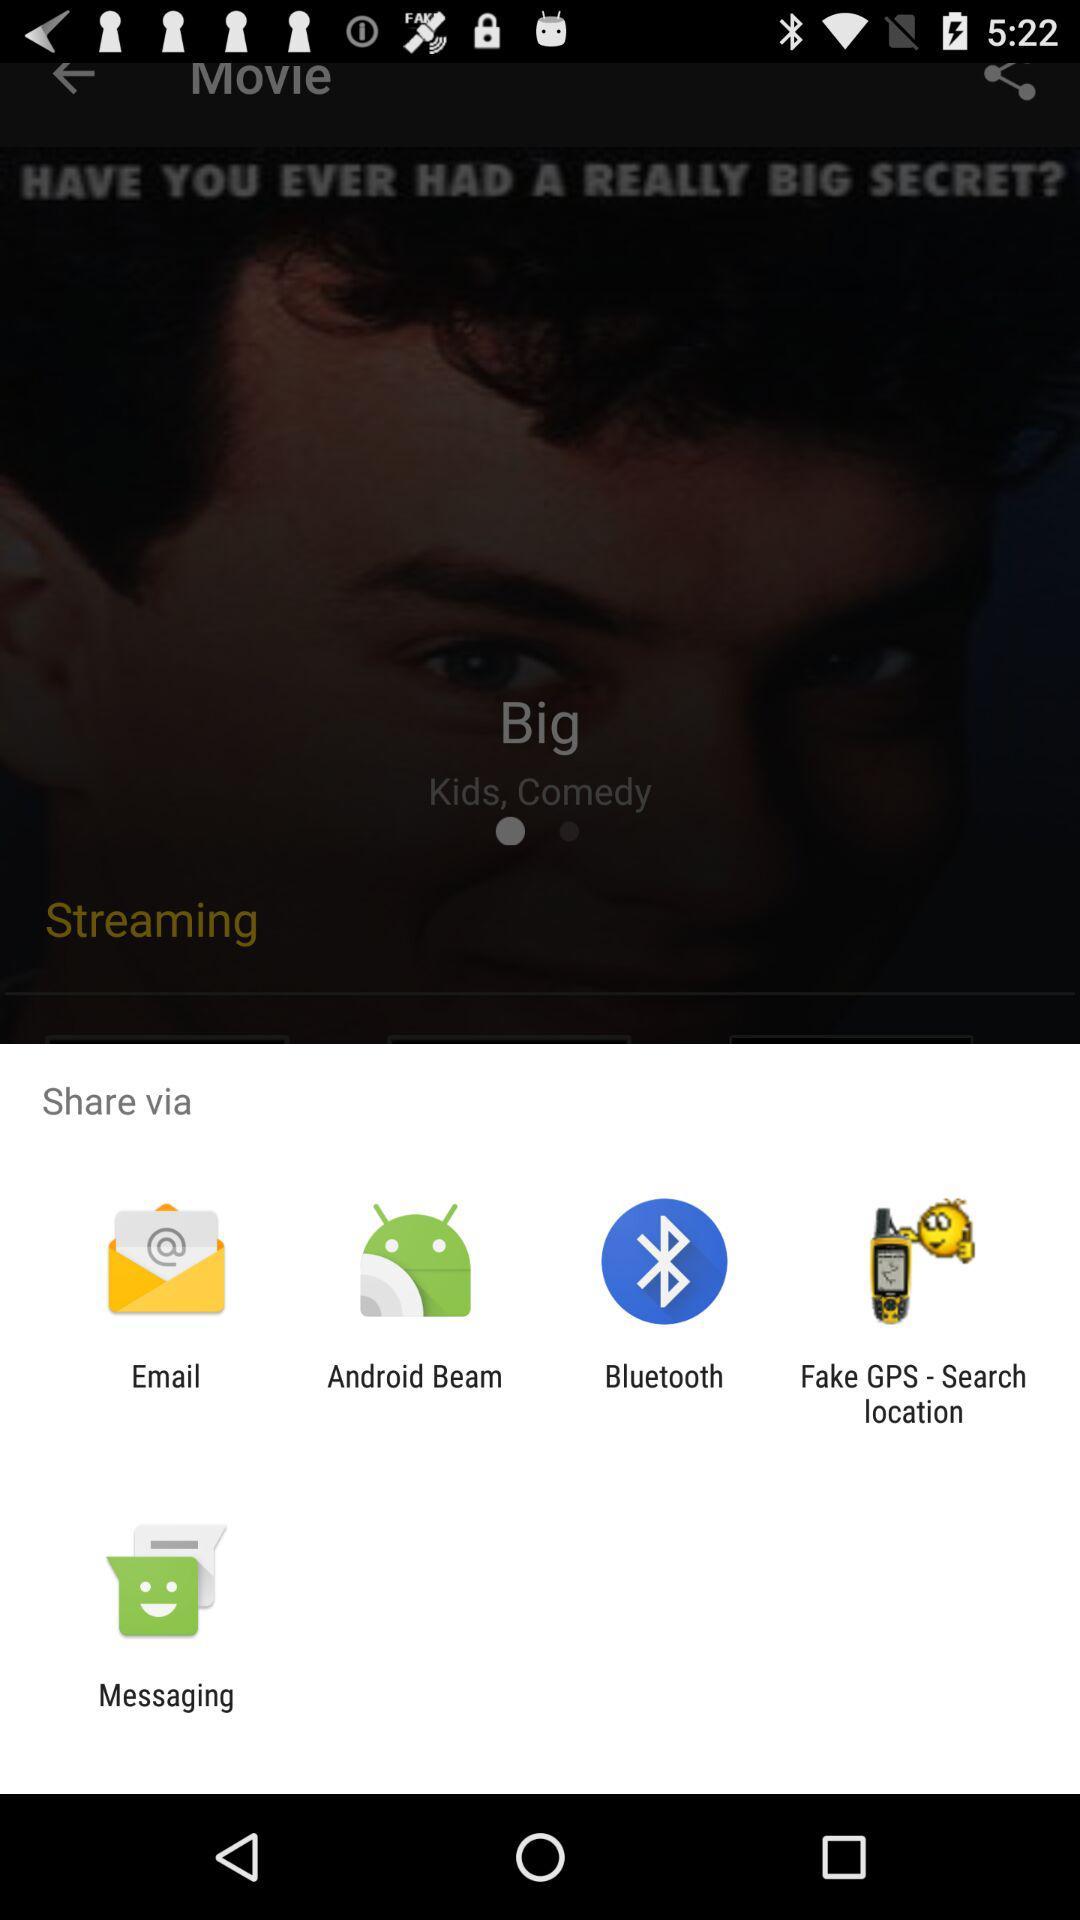 The width and height of the screenshot is (1080, 1920). Describe the element at coordinates (664, 1392) in the screenshot. I see `the icon next to fake gps search app` at that location.